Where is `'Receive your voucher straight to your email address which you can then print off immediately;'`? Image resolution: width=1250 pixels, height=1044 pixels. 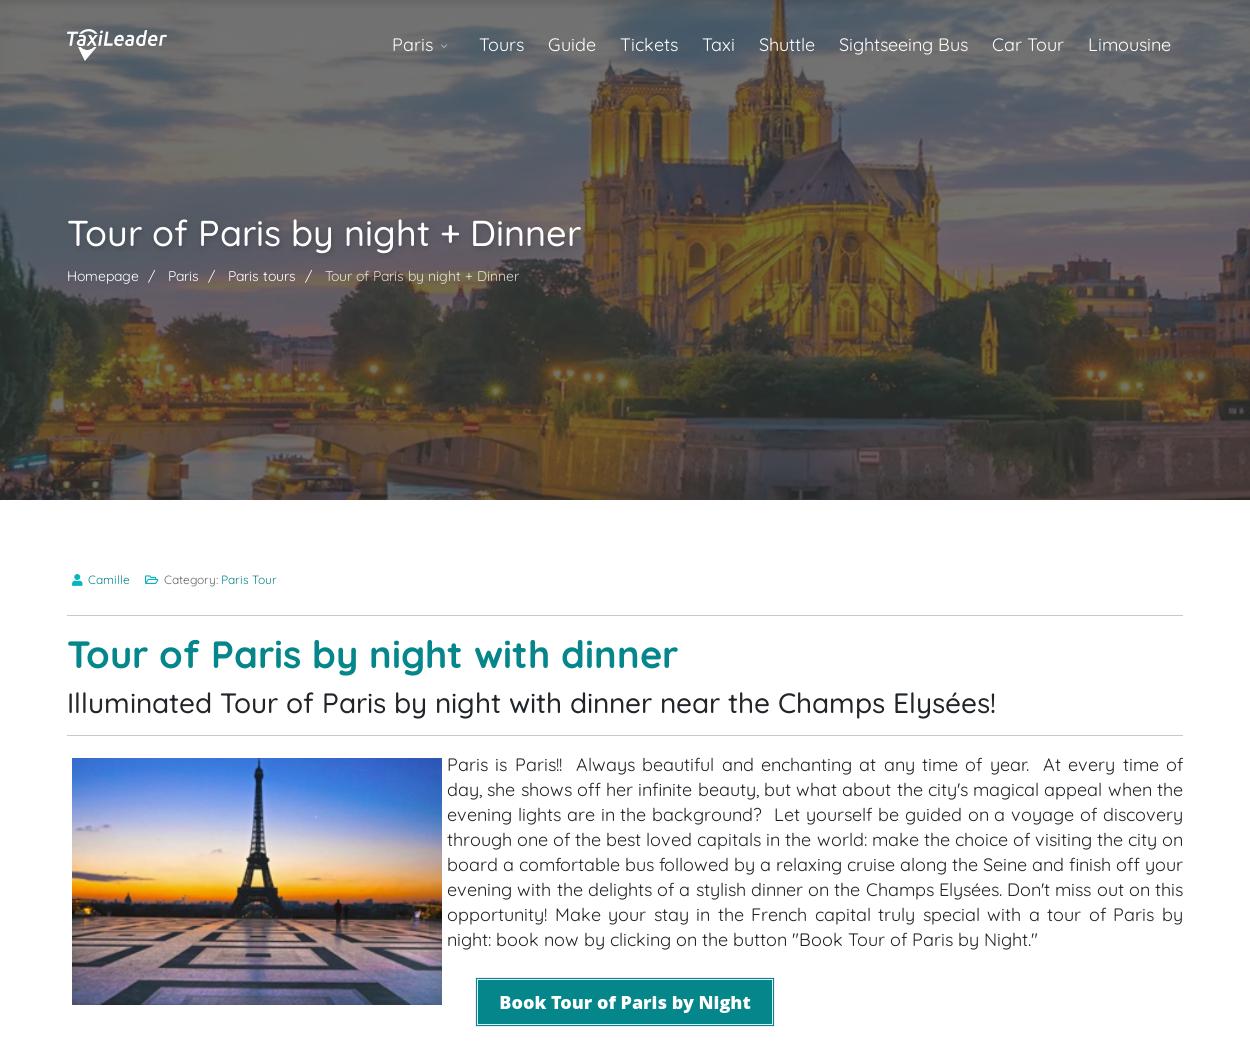 'Receive your voucher straight to your email address which you can then print off immediately;' is located at coordinates (480, 801).